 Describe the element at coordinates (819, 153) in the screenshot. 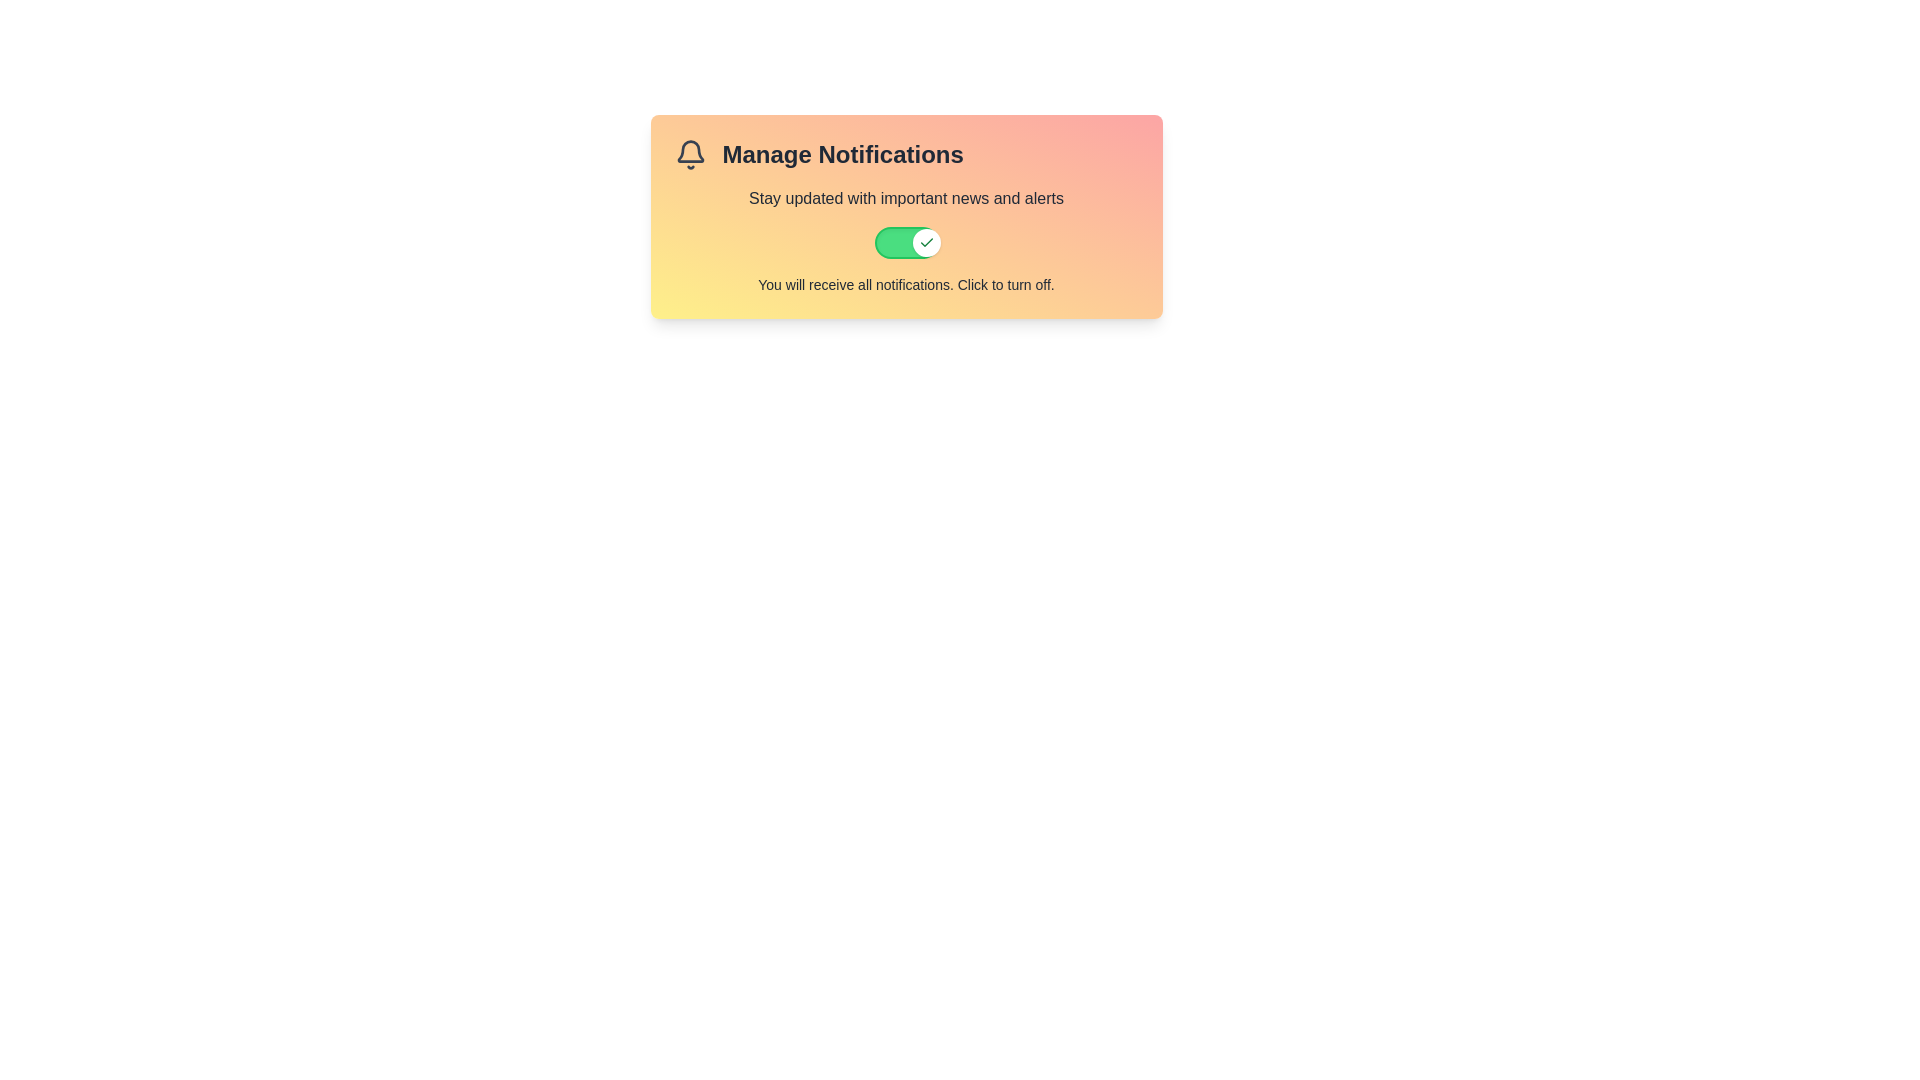

I see `the Header element that features a bell icon on the left and the bold text 'Manage Notifications' on the right, located at the top section of the gradient-colored notification management card` at that location.